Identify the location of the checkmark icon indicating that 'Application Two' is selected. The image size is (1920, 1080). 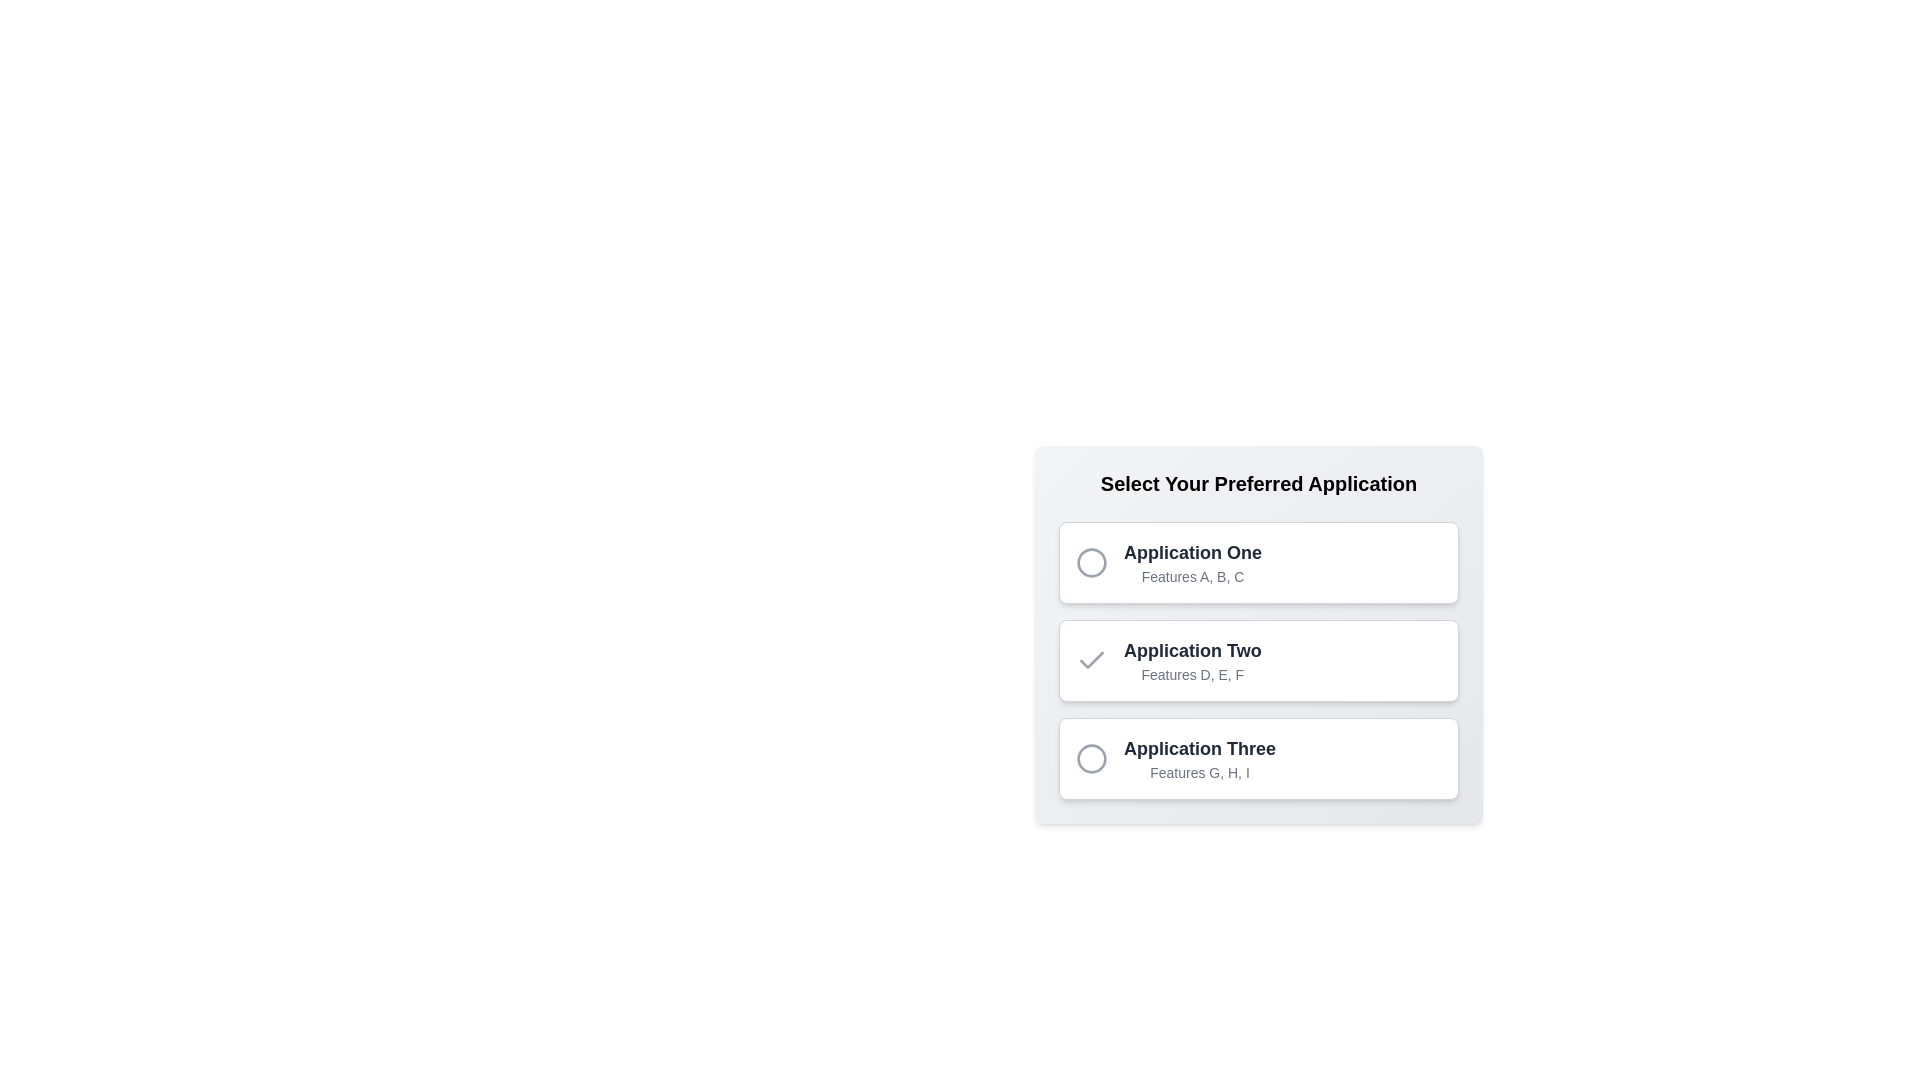
(1090, 660).